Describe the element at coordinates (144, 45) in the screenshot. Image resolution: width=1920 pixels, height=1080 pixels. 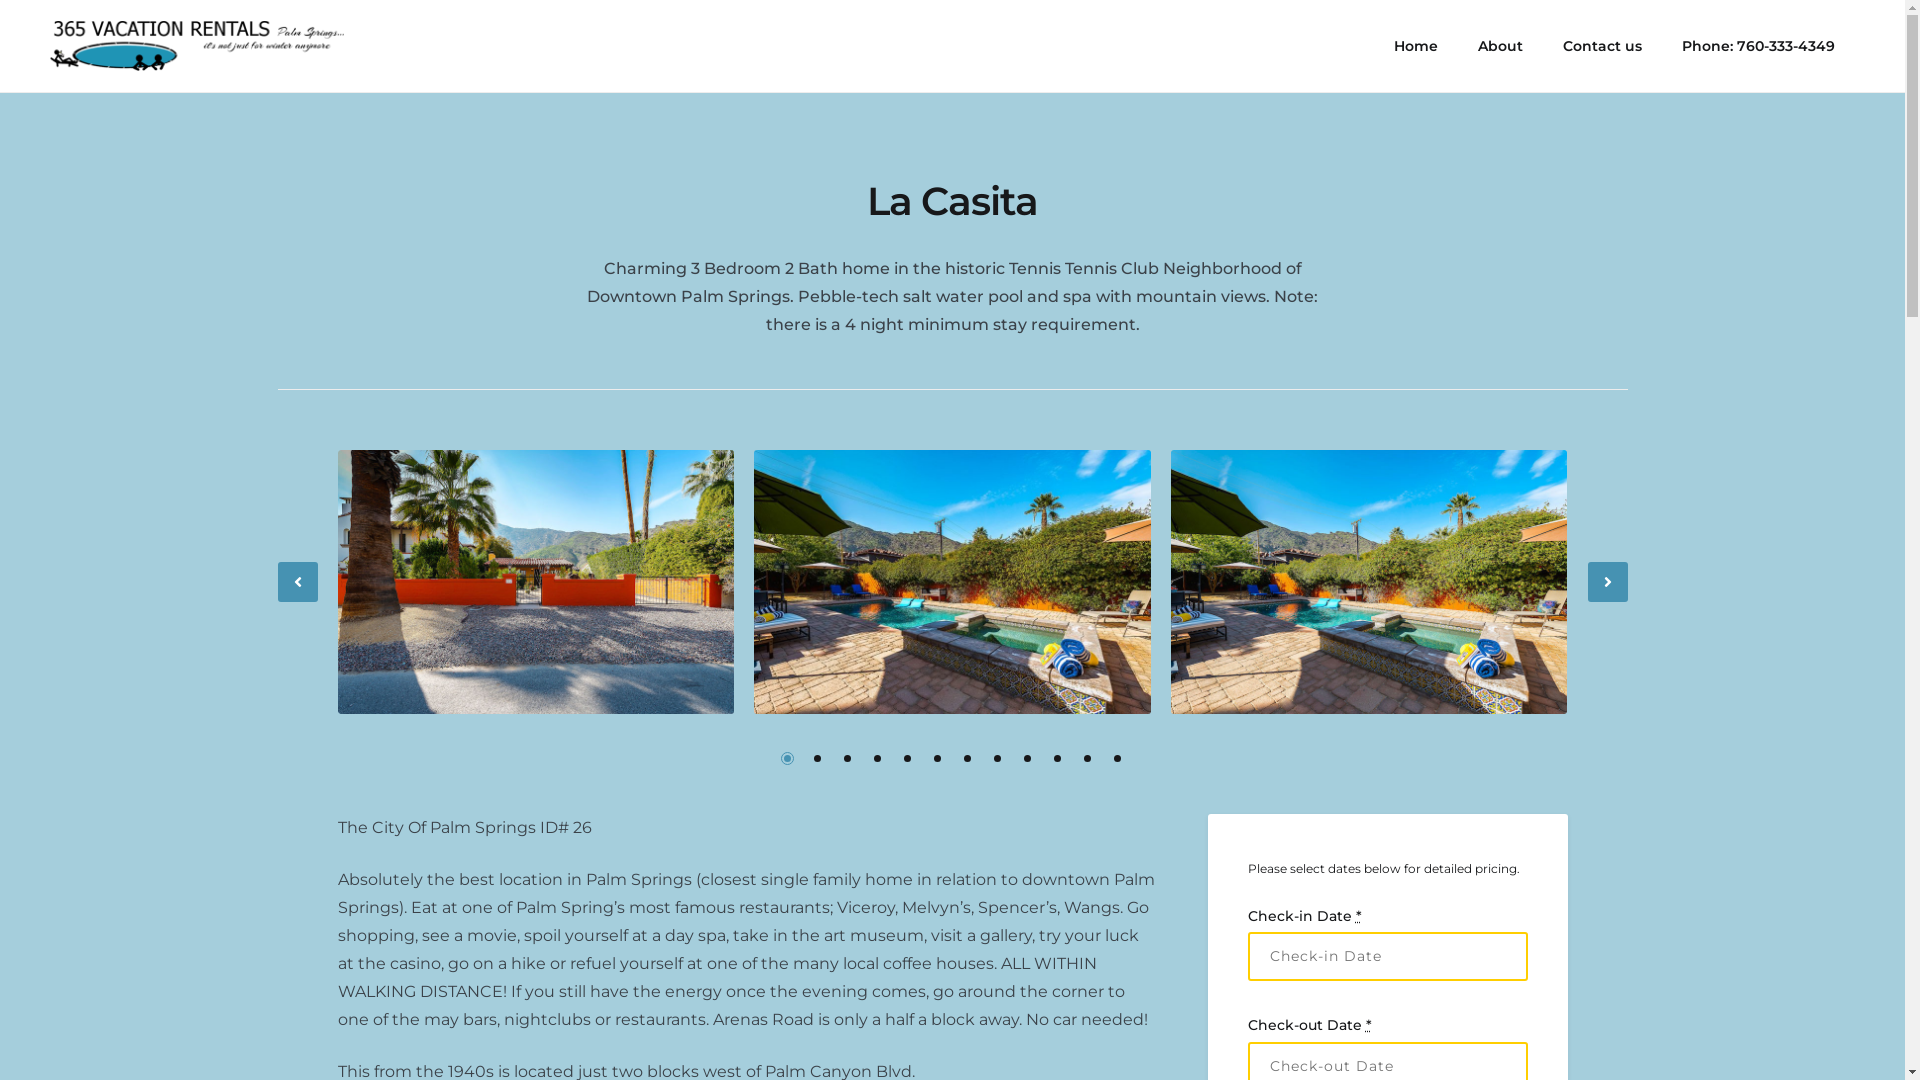
I see `'365 Vacation Rentals'` at that location.